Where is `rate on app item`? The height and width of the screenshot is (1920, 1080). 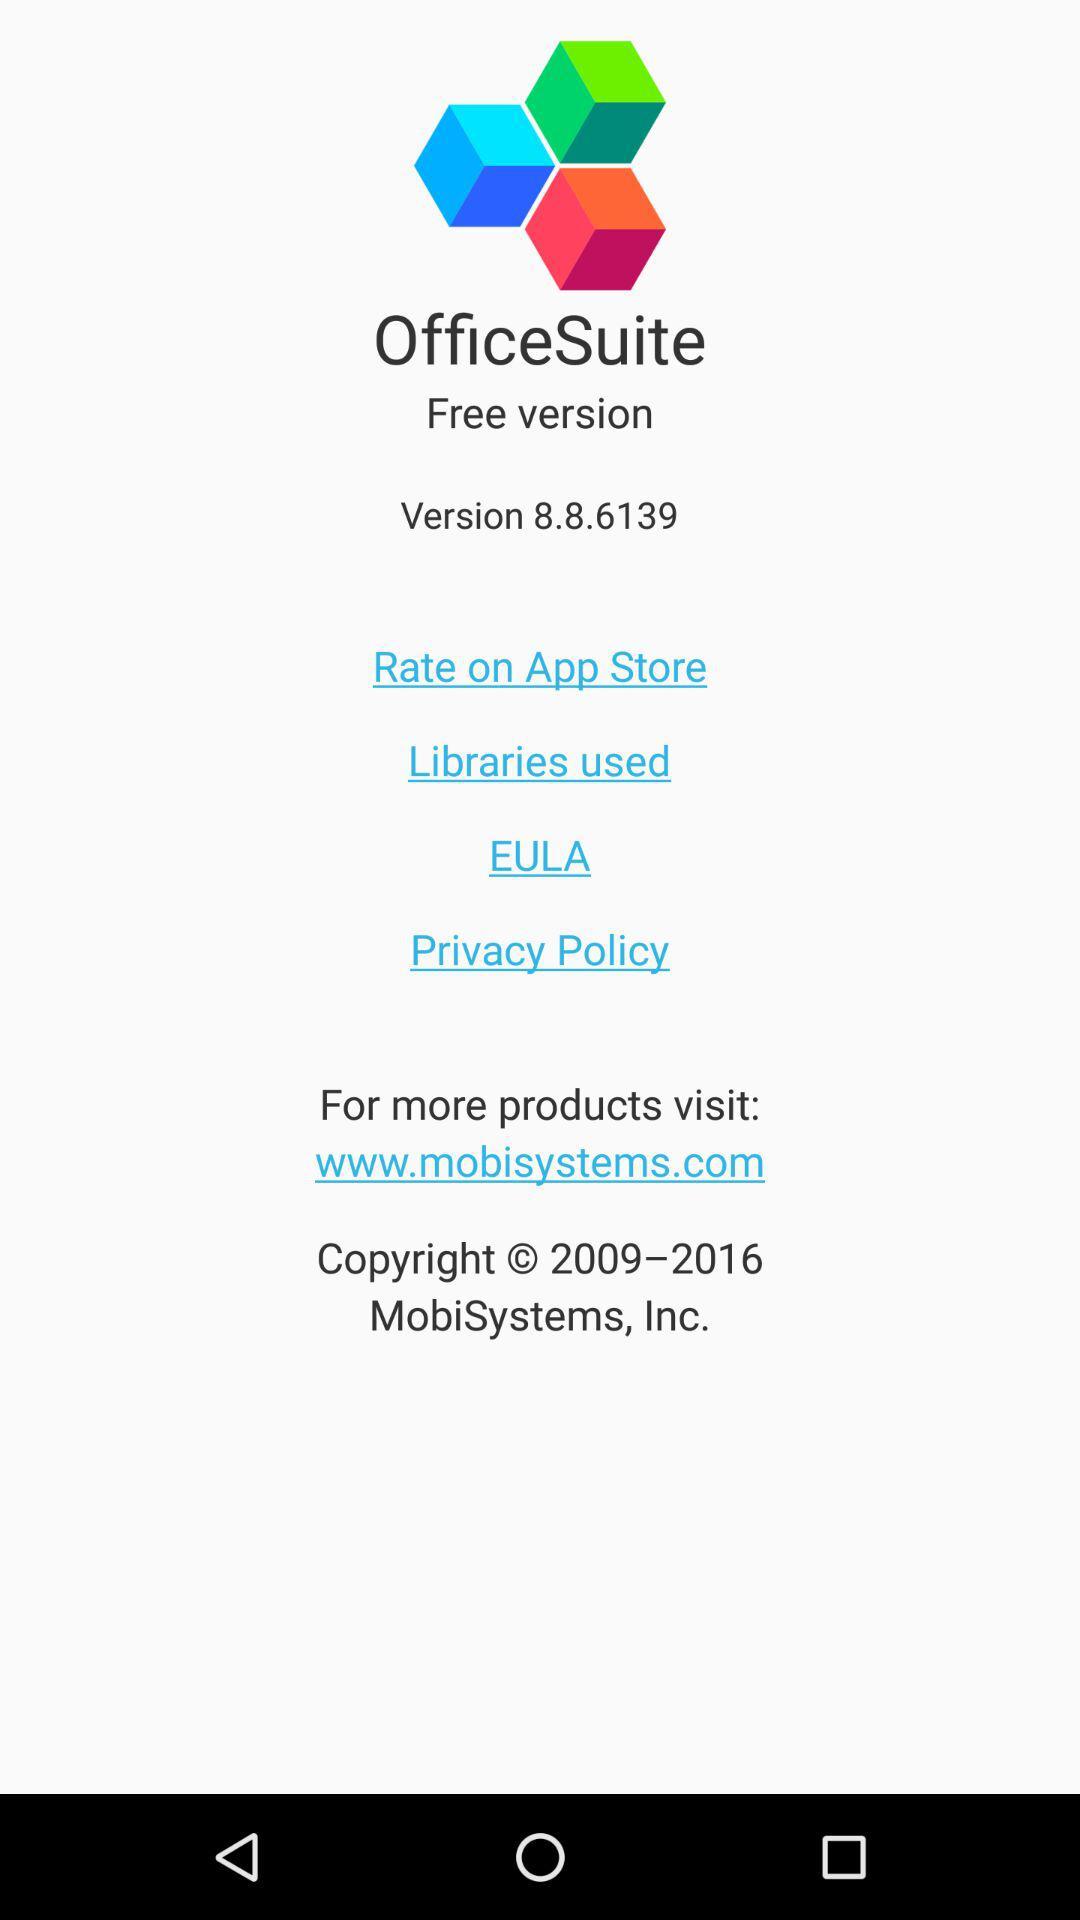 rate on app item is located at coordinates (540, 665).